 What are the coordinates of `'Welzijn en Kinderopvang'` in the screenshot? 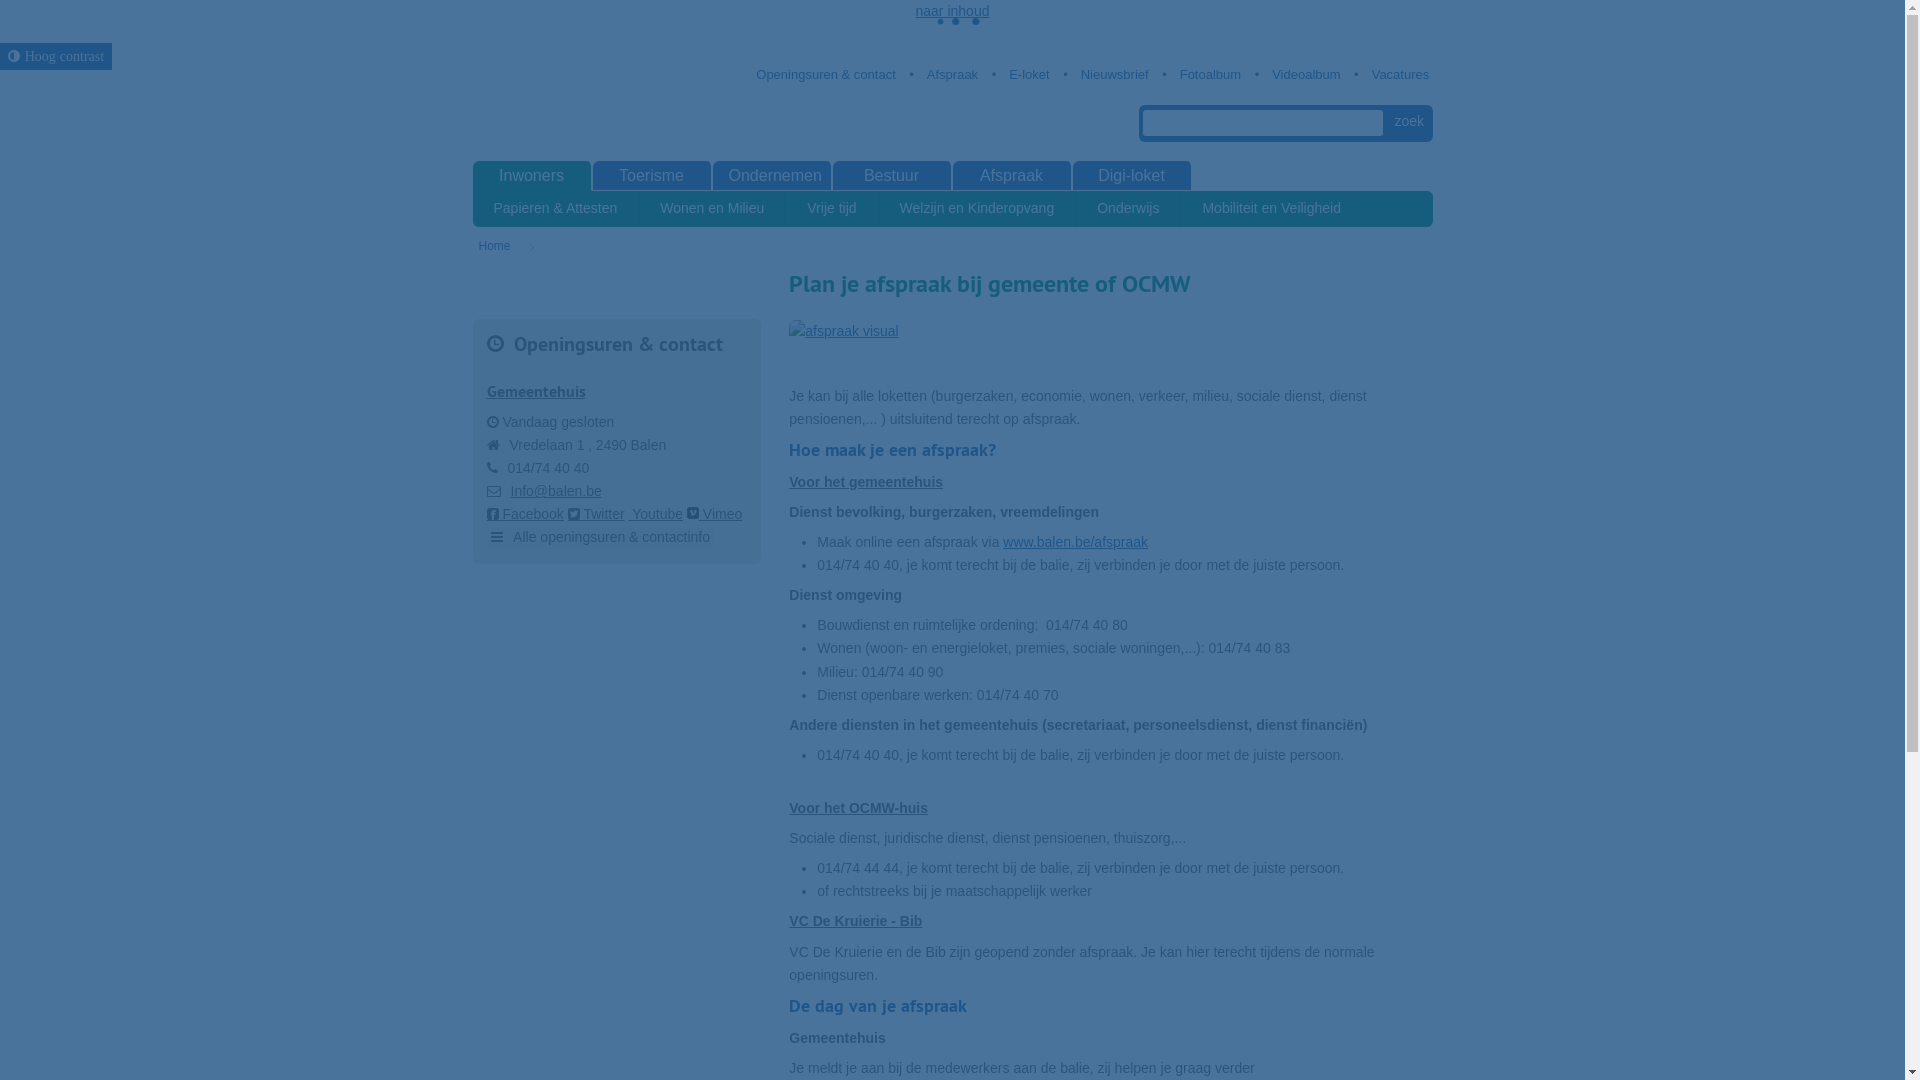 It's located at (978, 208).